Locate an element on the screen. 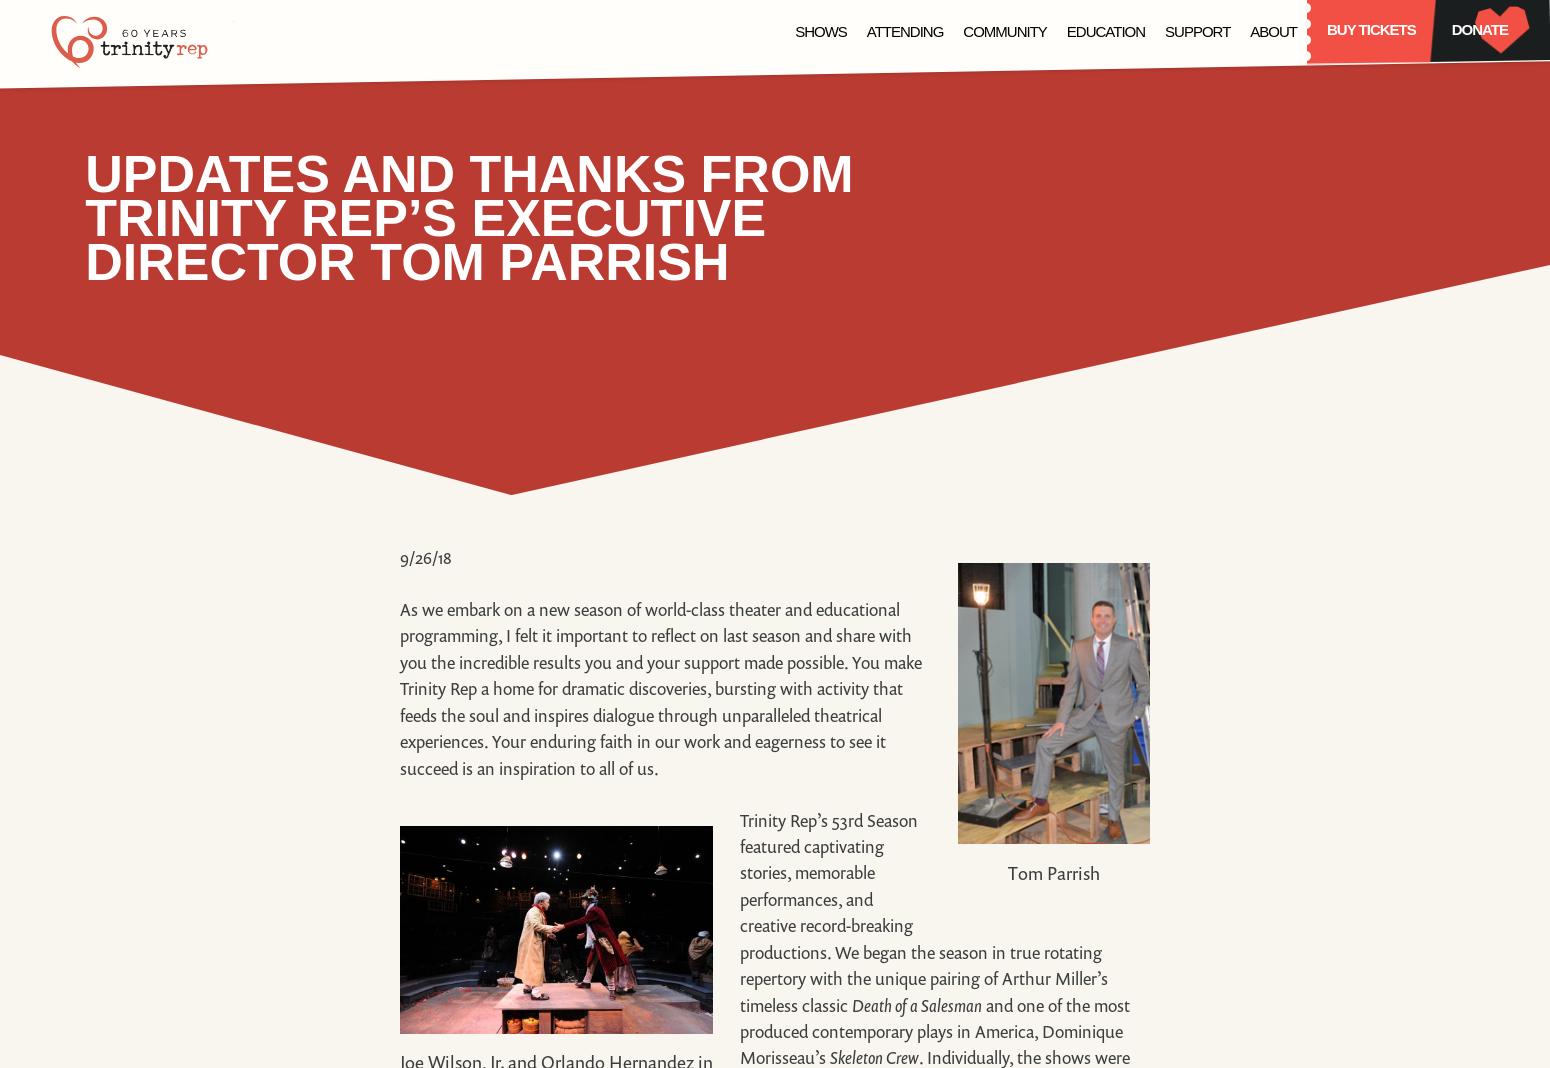 The width and height of the screenshot is (1550, 1068). '2023-24 Season' is located at coordinates (761, 226).